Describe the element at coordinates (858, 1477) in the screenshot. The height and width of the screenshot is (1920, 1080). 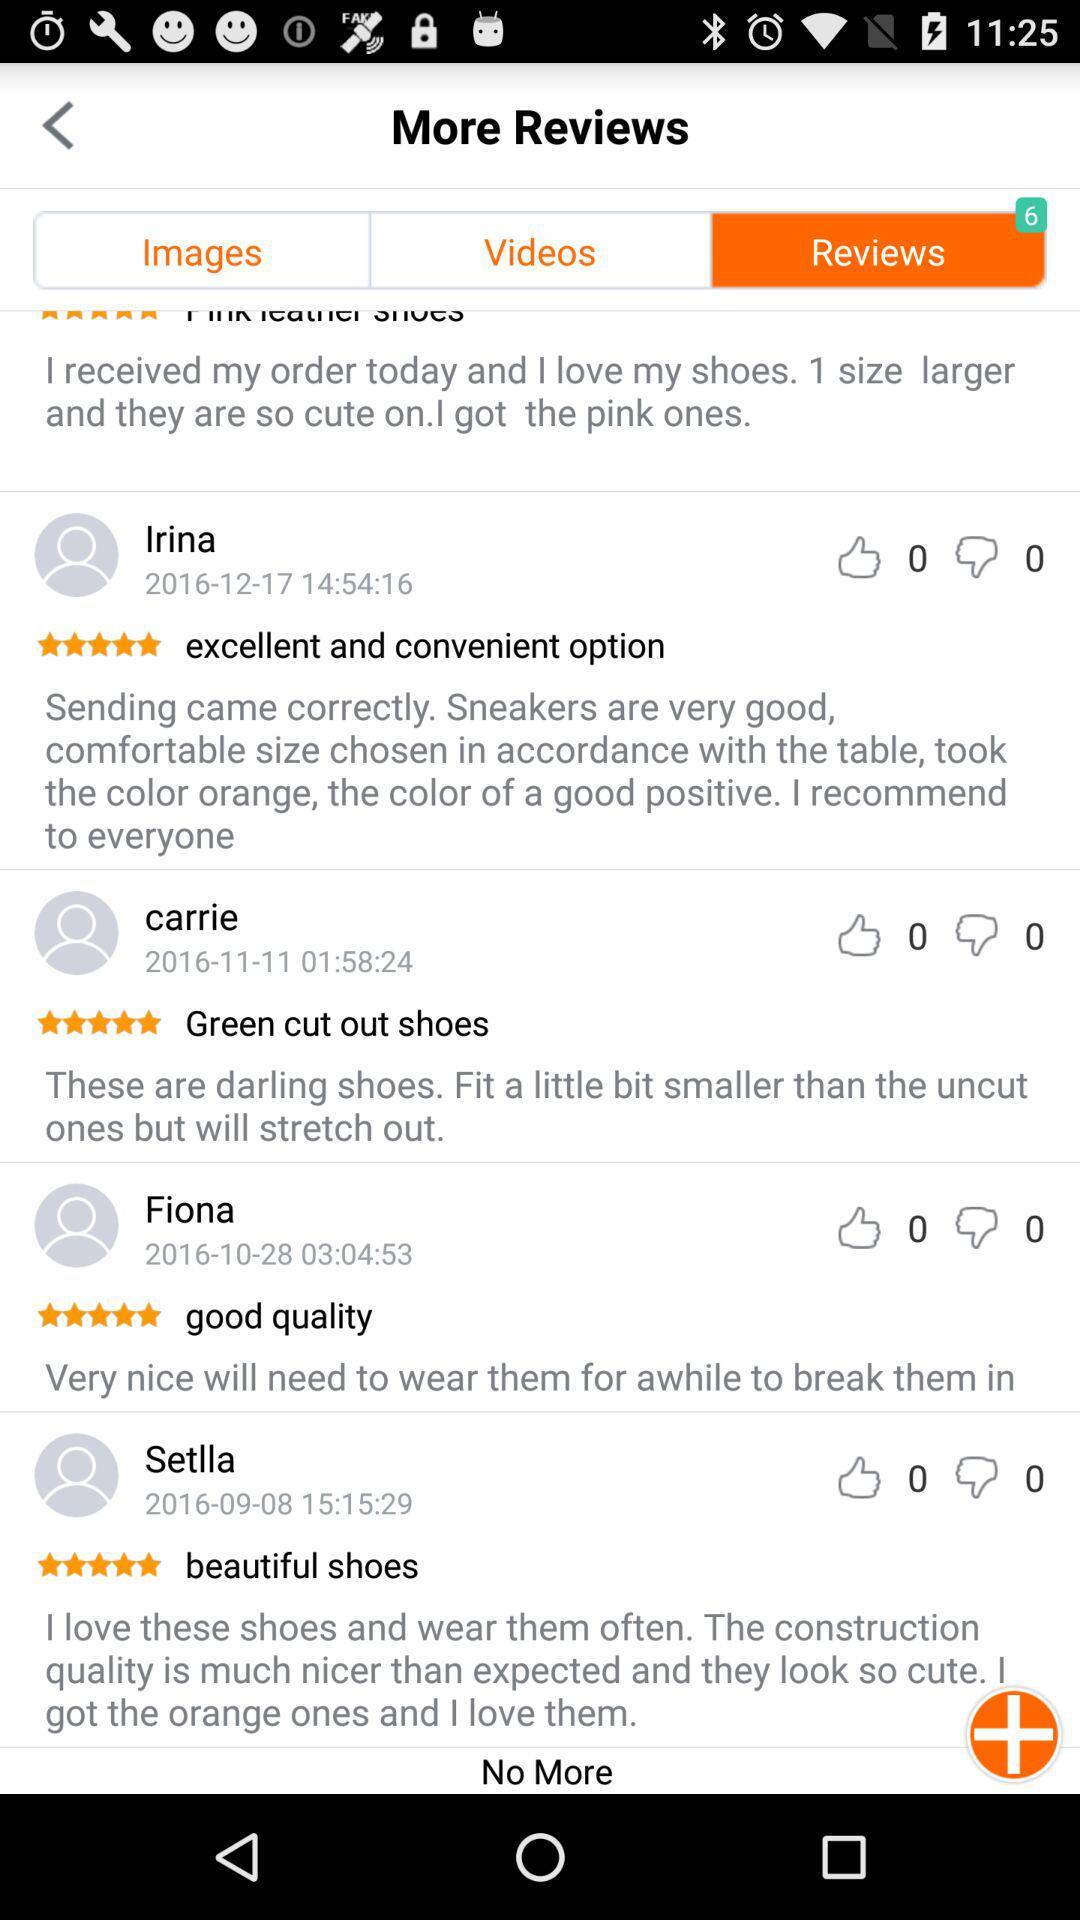
I see `like review` at that location.